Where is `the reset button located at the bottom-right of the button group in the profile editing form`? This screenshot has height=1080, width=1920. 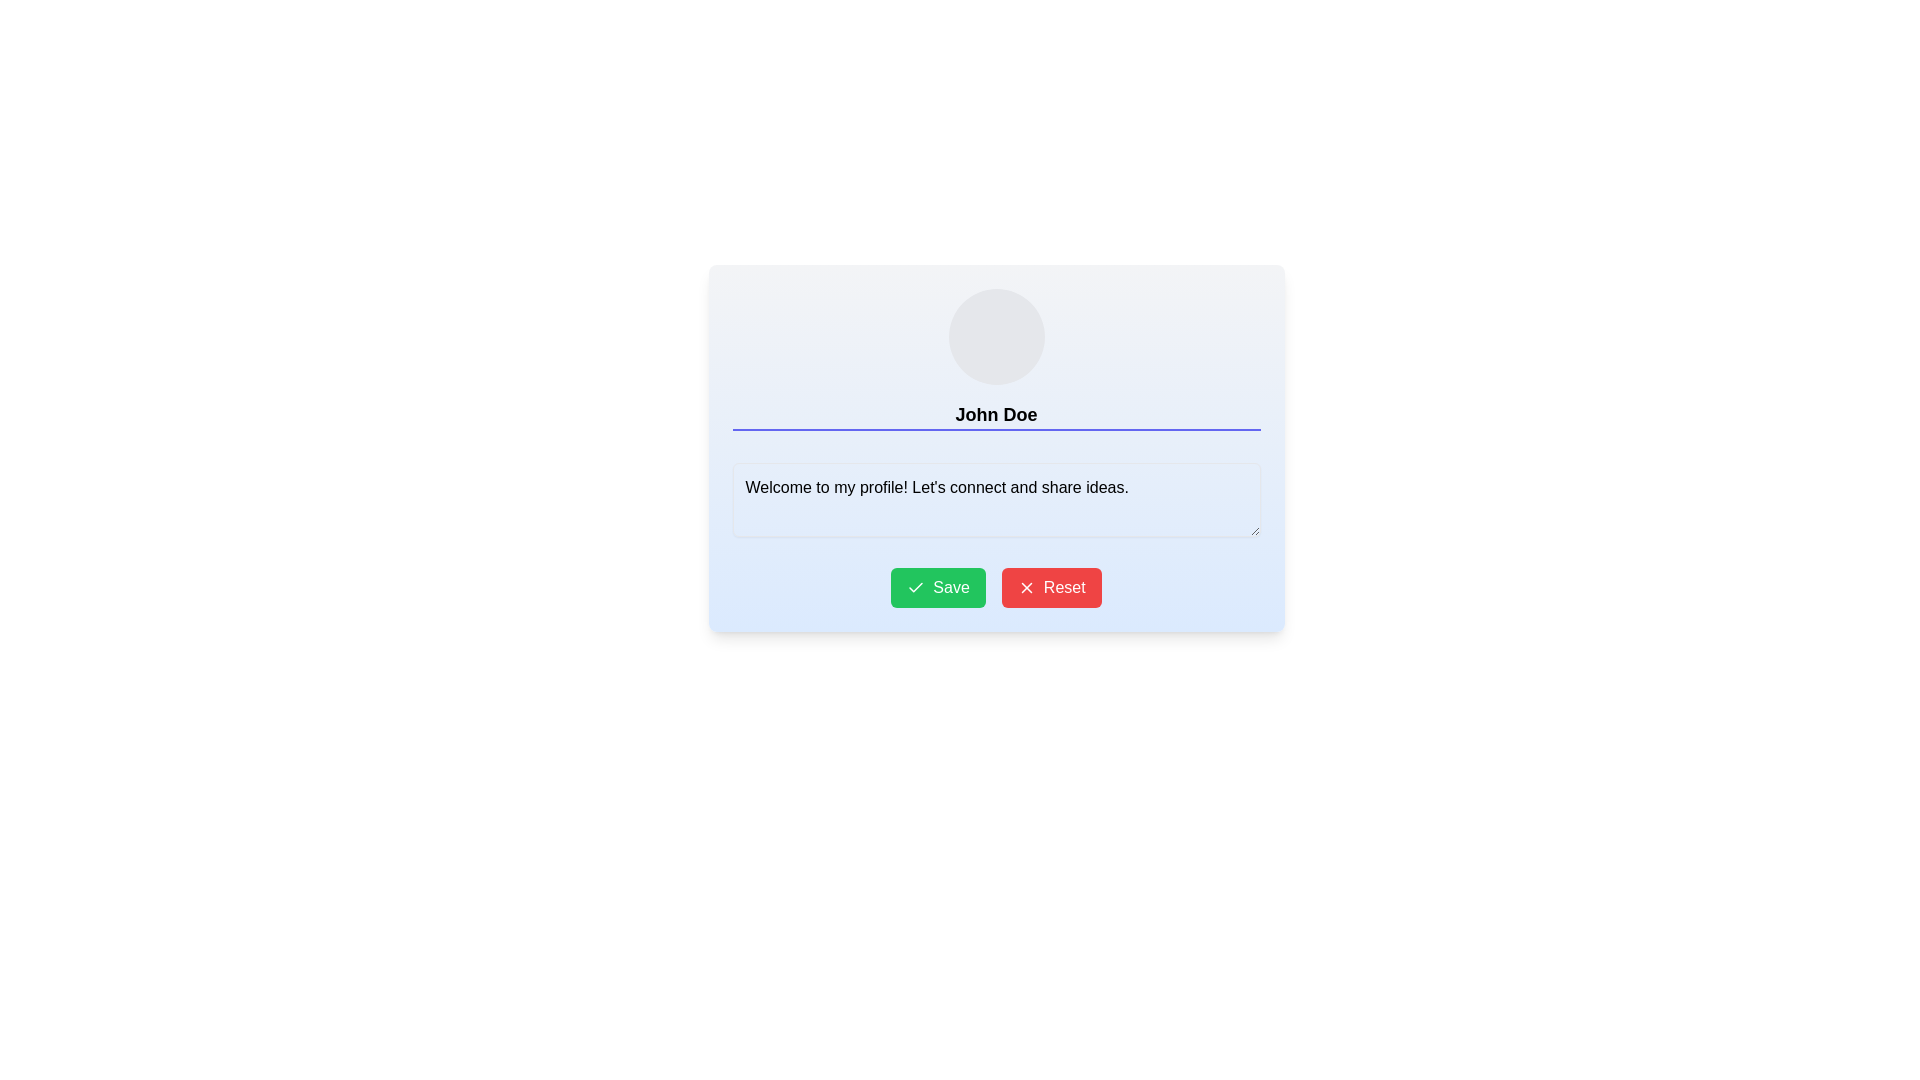
the reset button located at the bottom-right of the button group in the profile editing form is located at coordinates (1050, 586).